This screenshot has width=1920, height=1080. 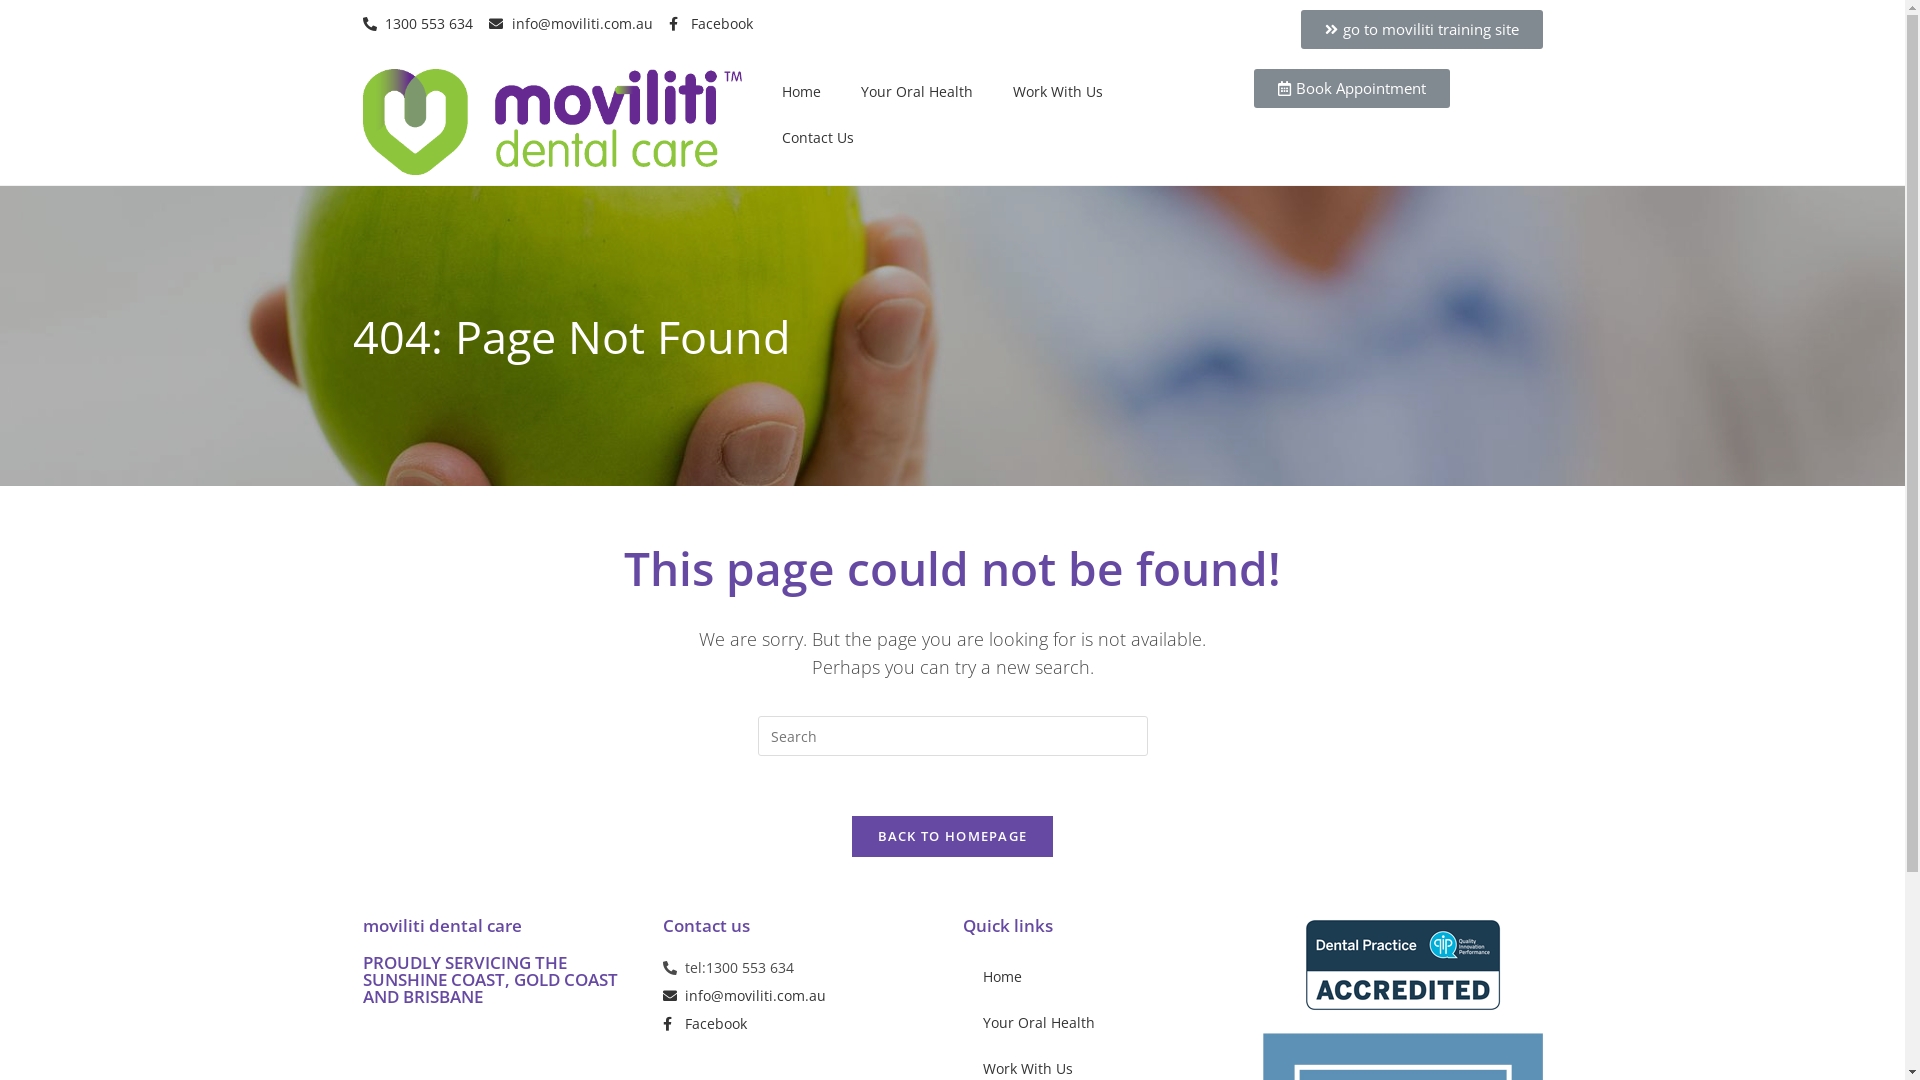 I want to click on 'Facebook', so click(x=710, y=23).